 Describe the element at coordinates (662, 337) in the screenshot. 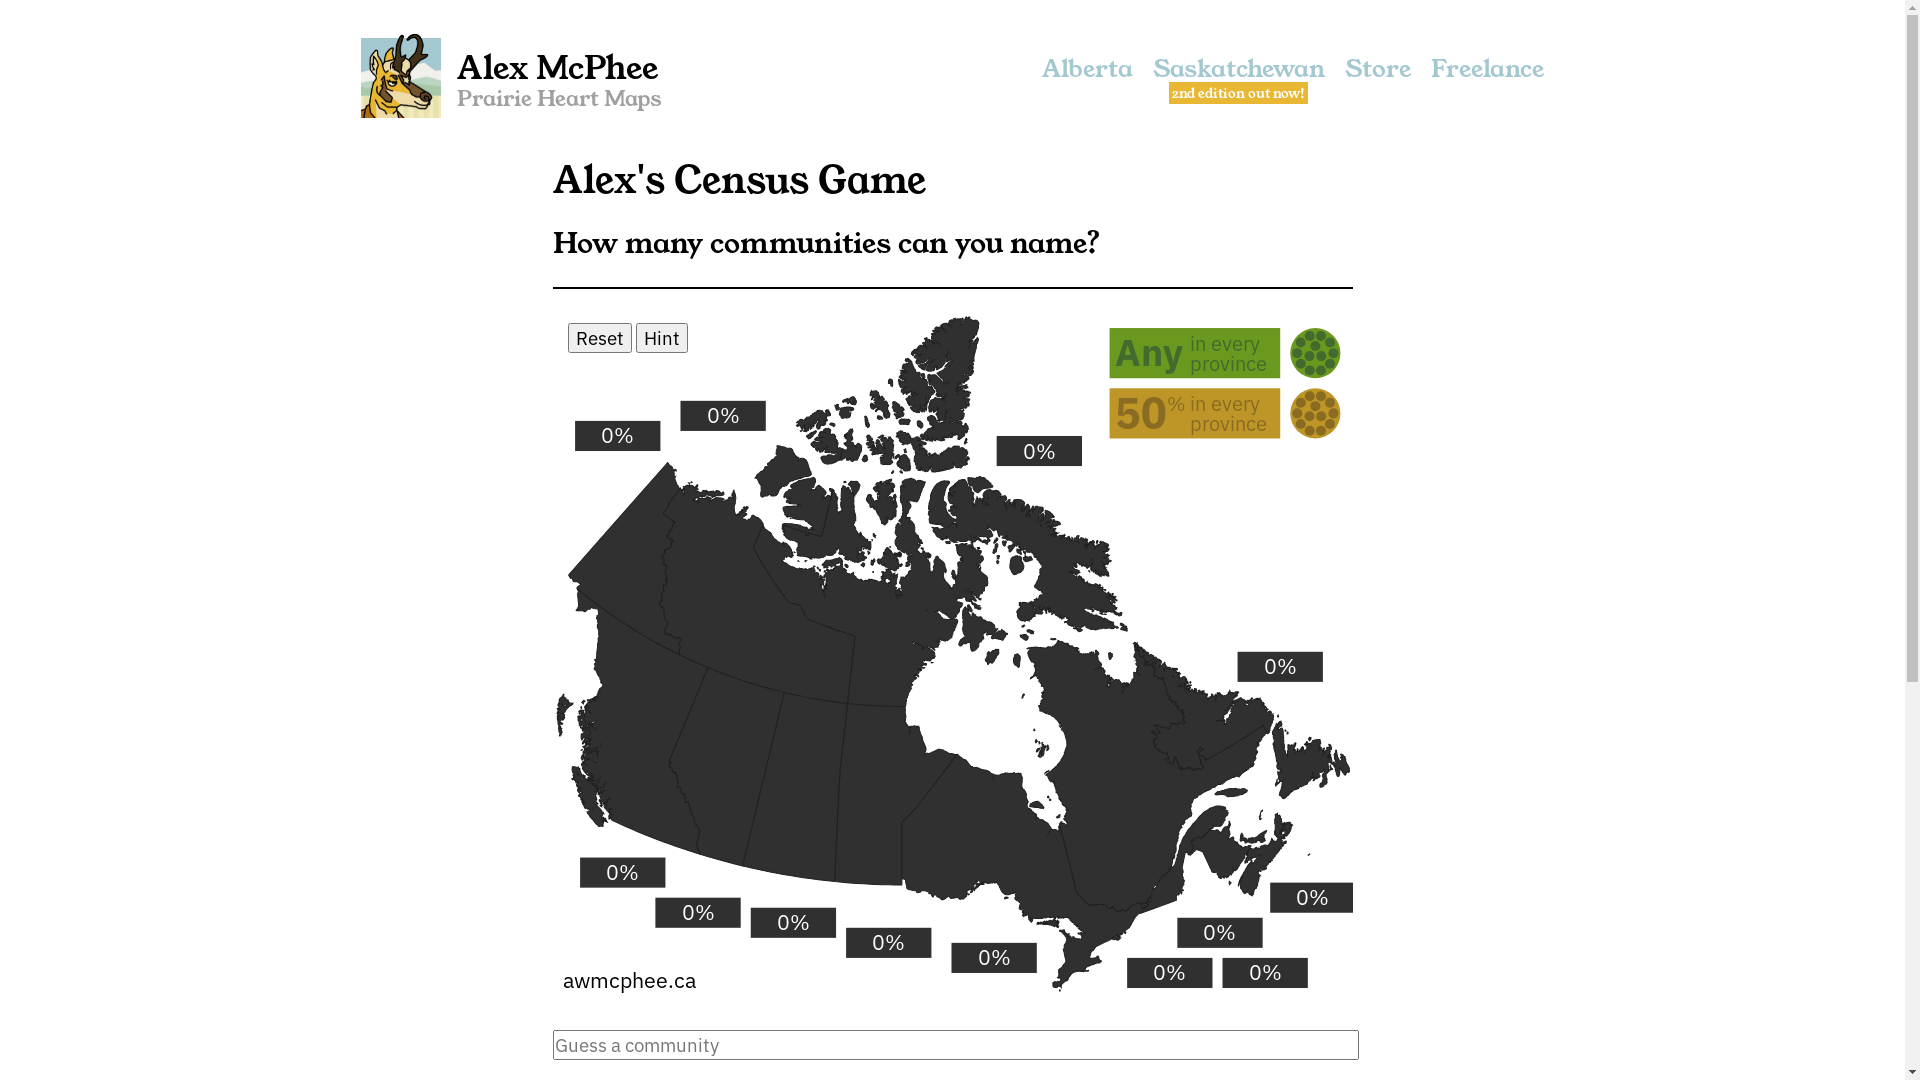

I see `'Hint'` at that location.